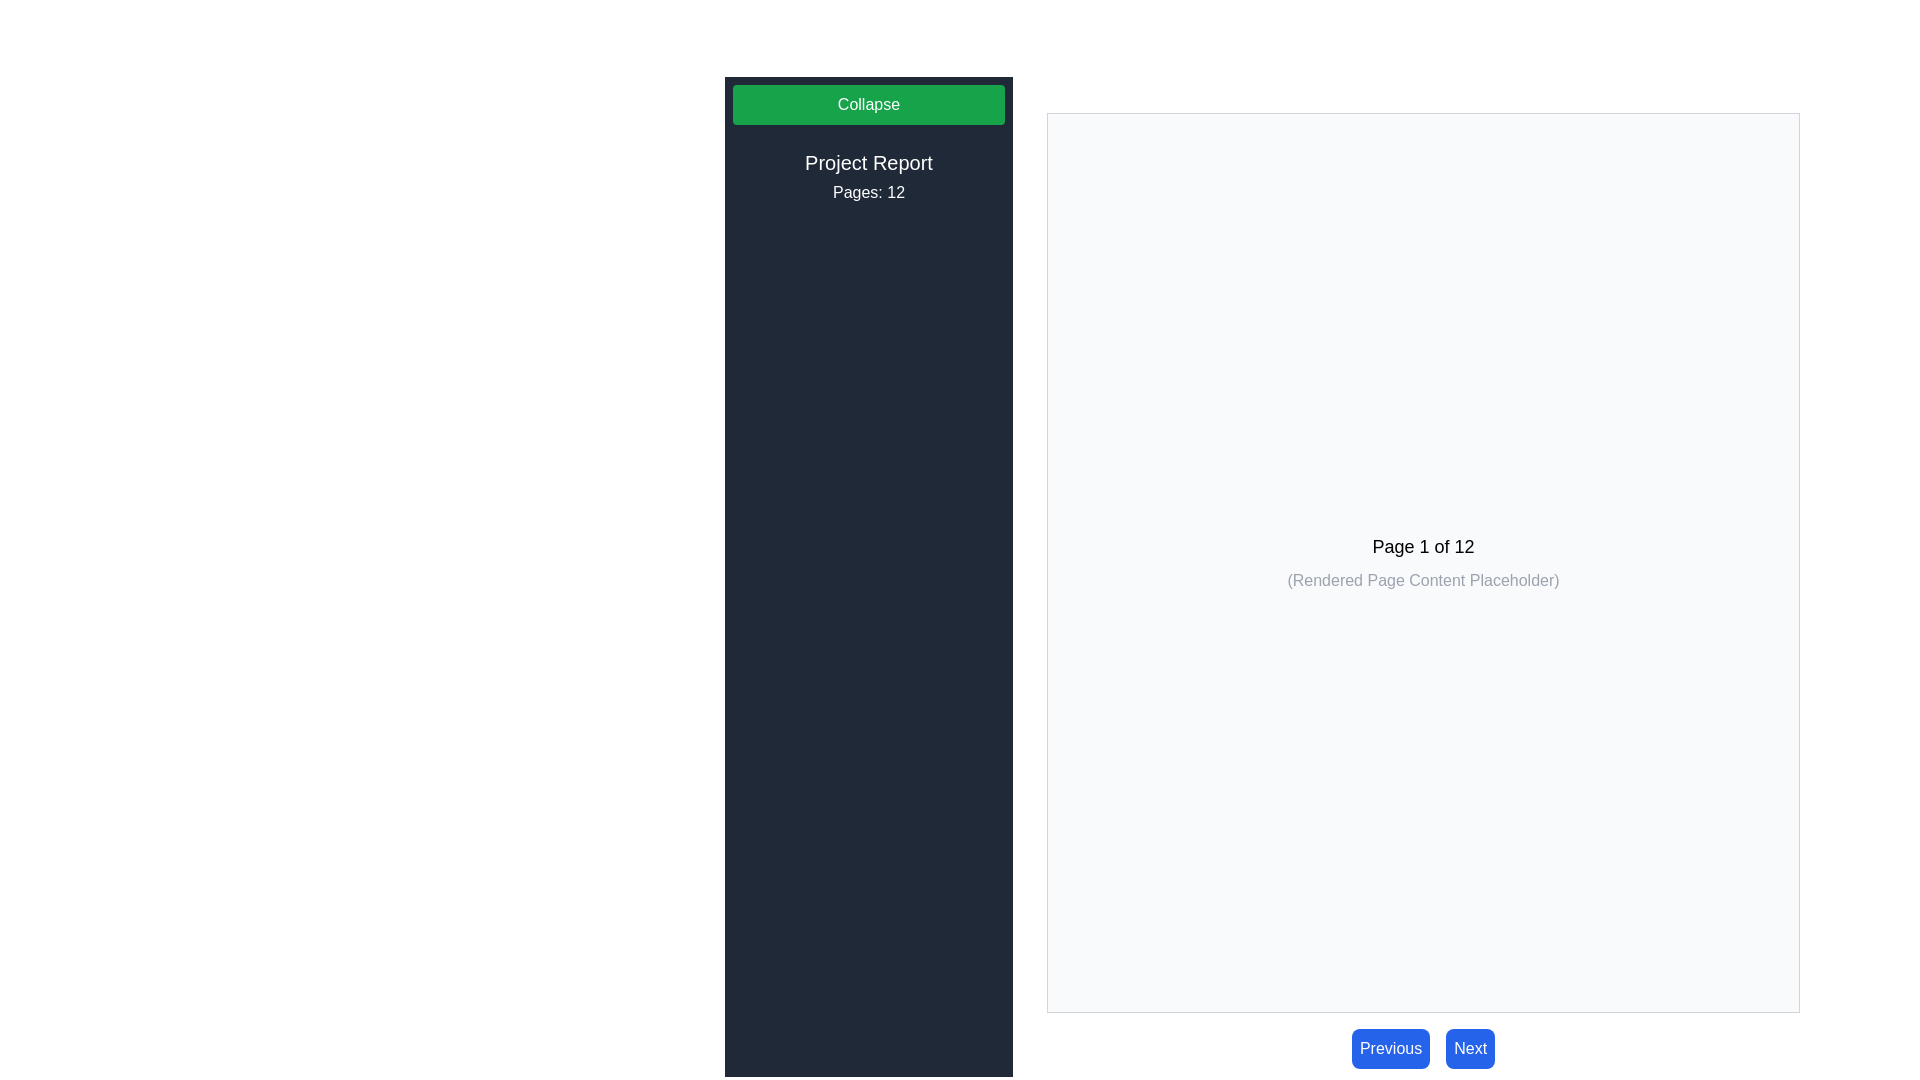 This screenshot has height=1080, width=1920. I want to click on the static text label located in the left panel beneath the 'Collapse' button, which serves as a title or header for a section, so click(868, 161).